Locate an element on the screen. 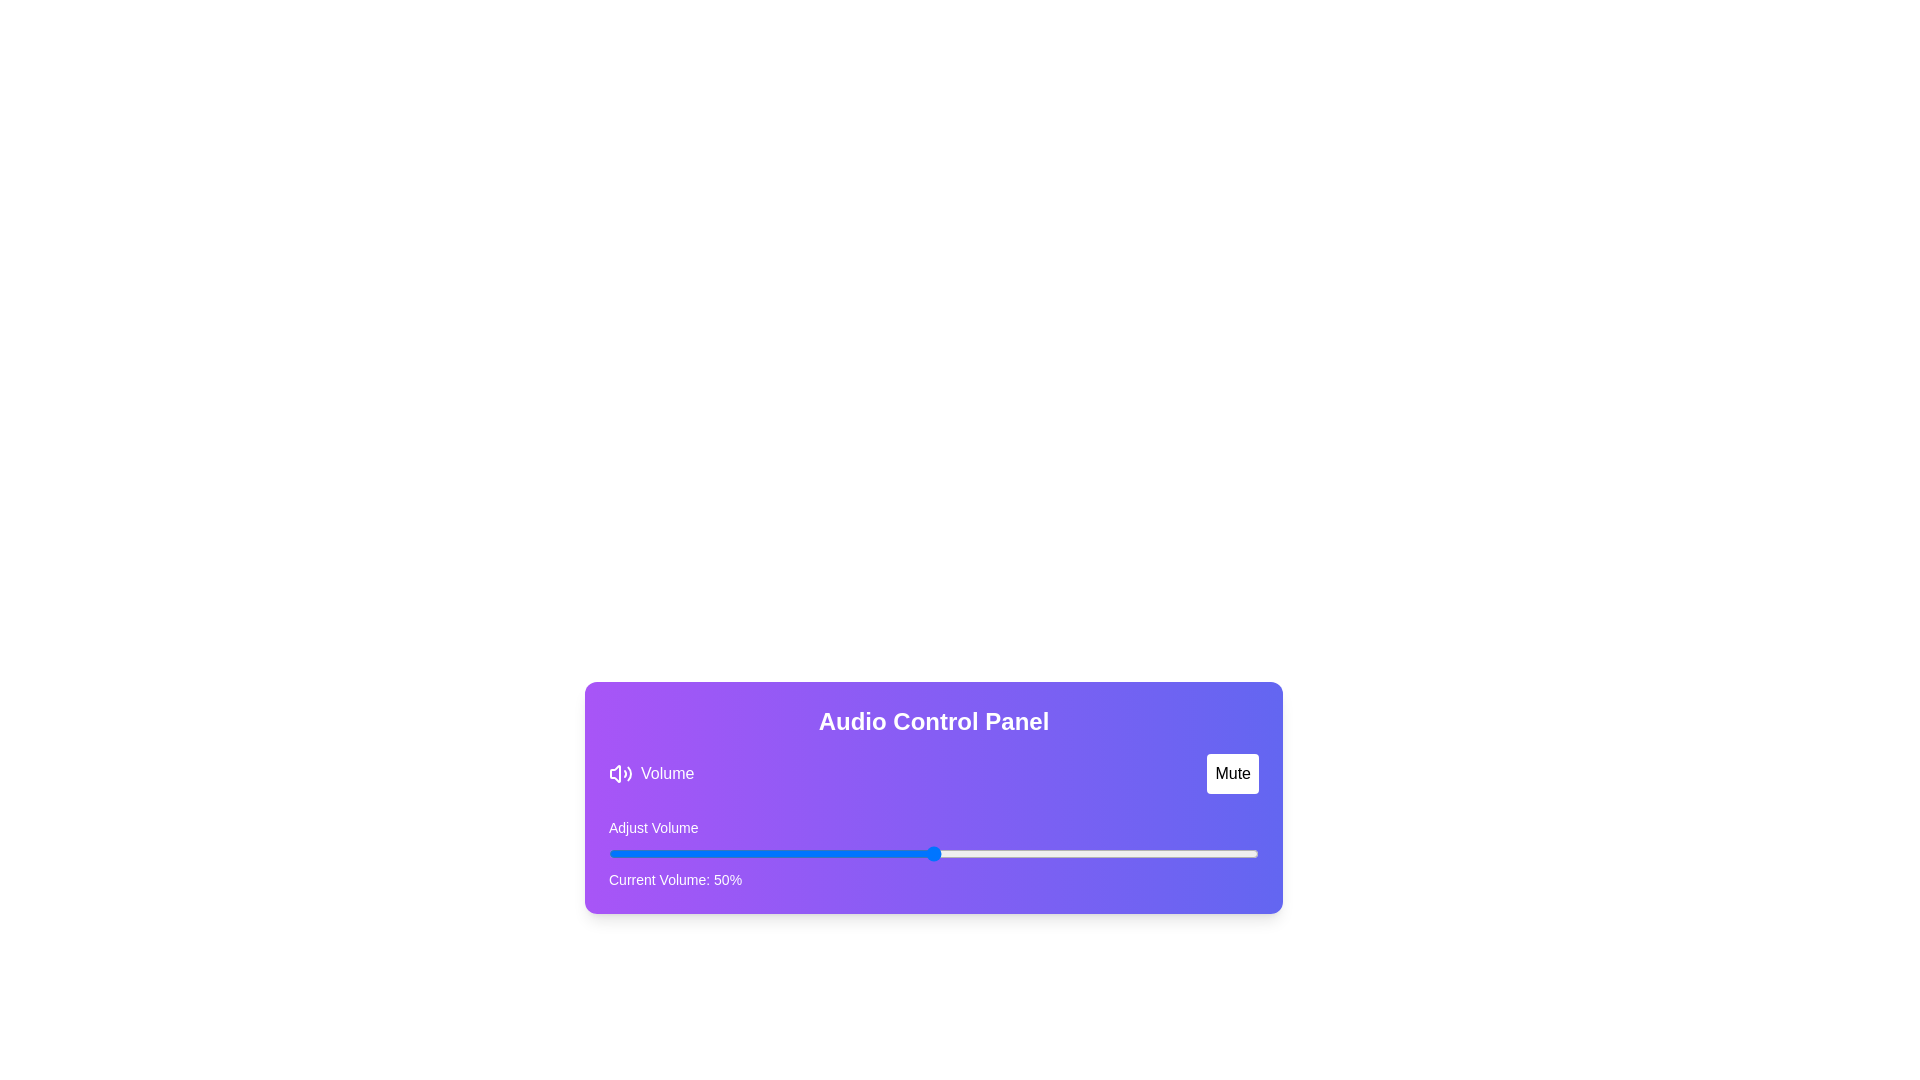  the volume slider is located at coordinates (751, 853).